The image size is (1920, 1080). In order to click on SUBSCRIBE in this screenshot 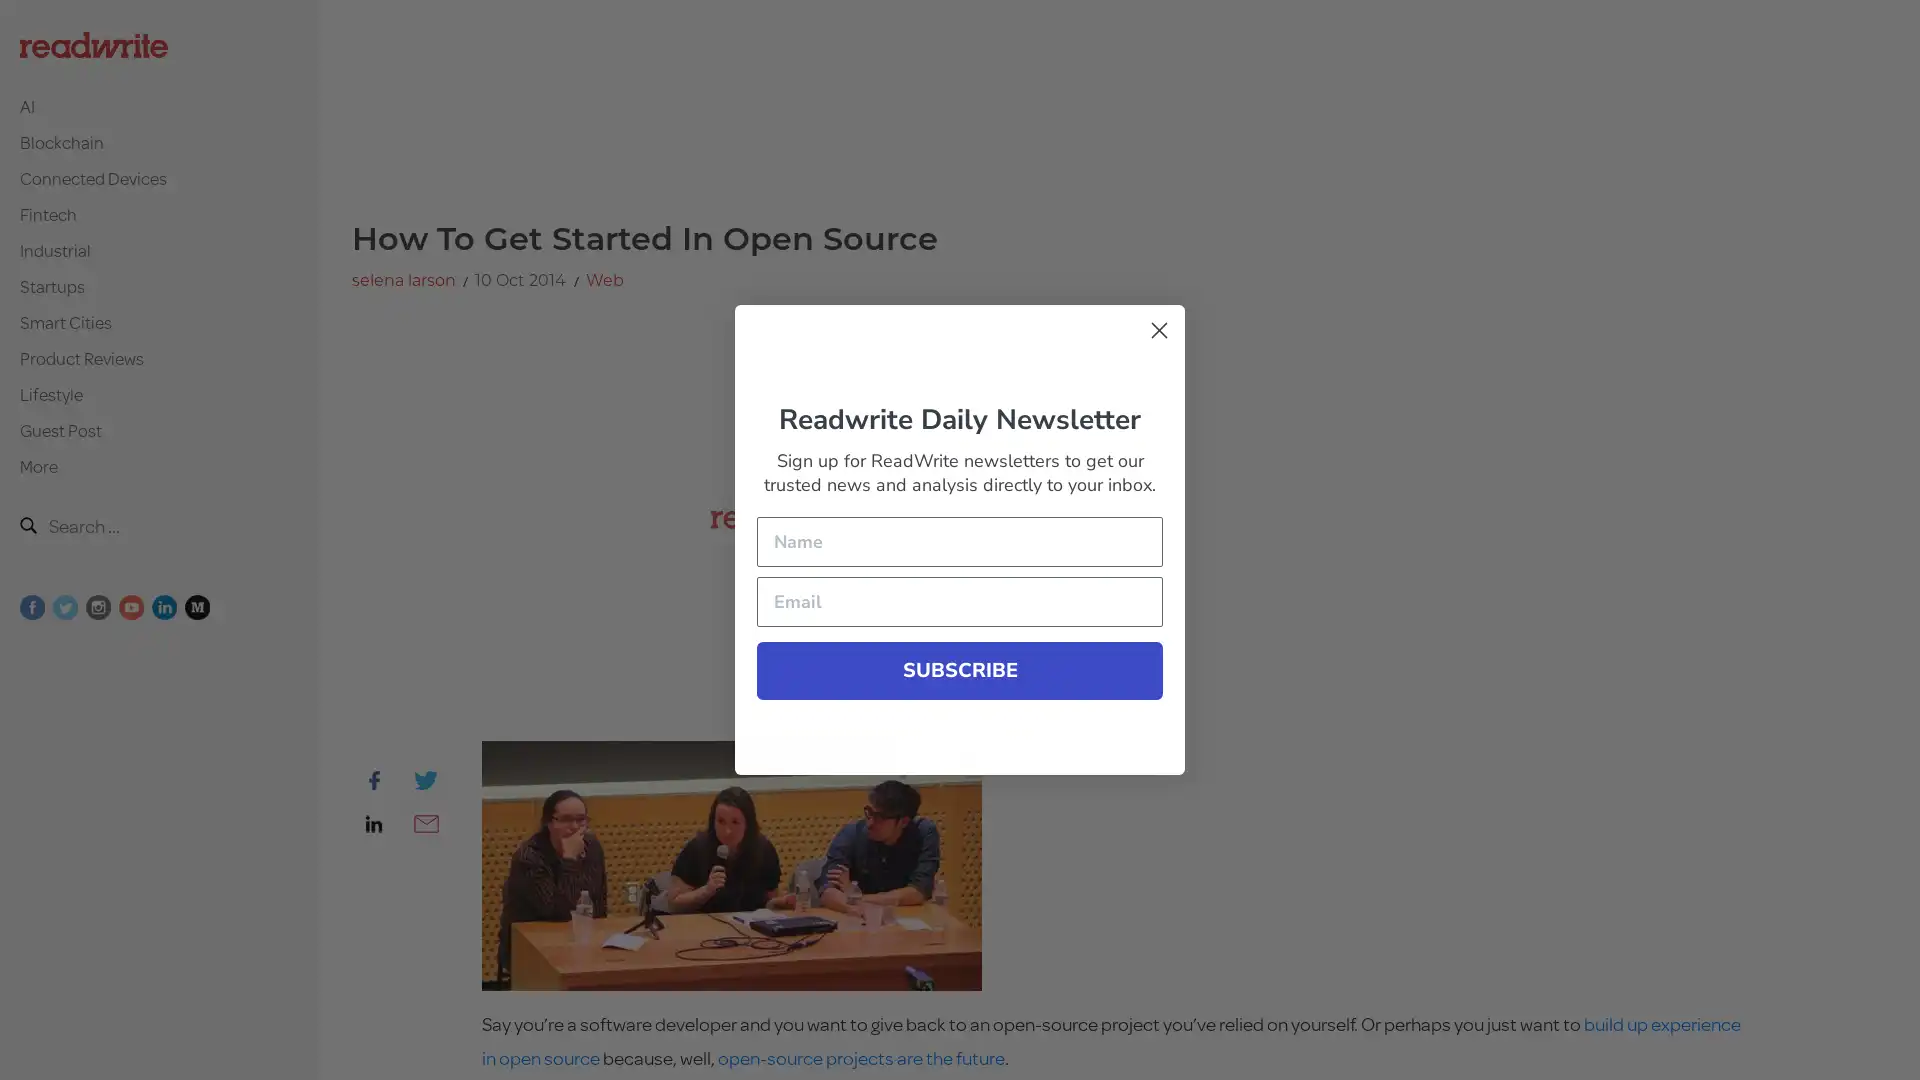, I will do `click(960, 670)`.